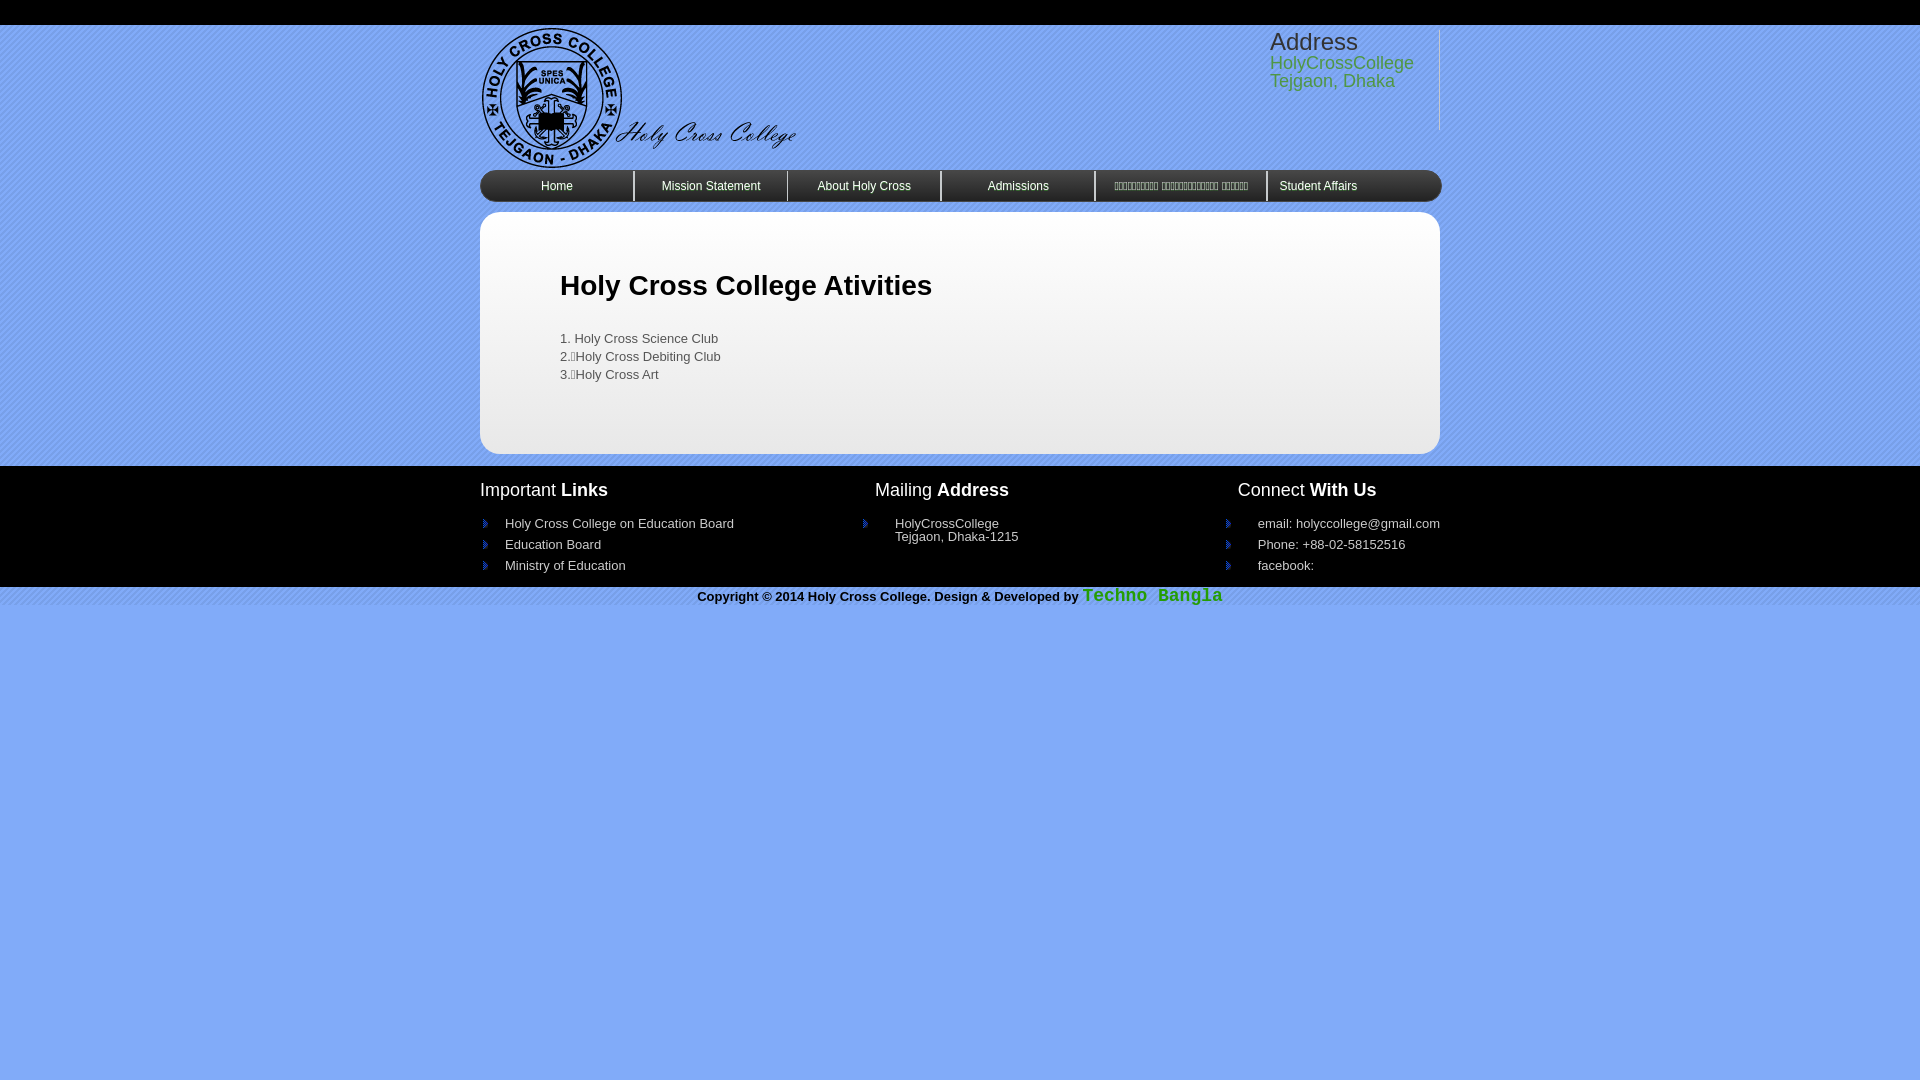 This screenshot has height=1080, width=1920. I want to click on 'facebook:', so click(1339, 561).